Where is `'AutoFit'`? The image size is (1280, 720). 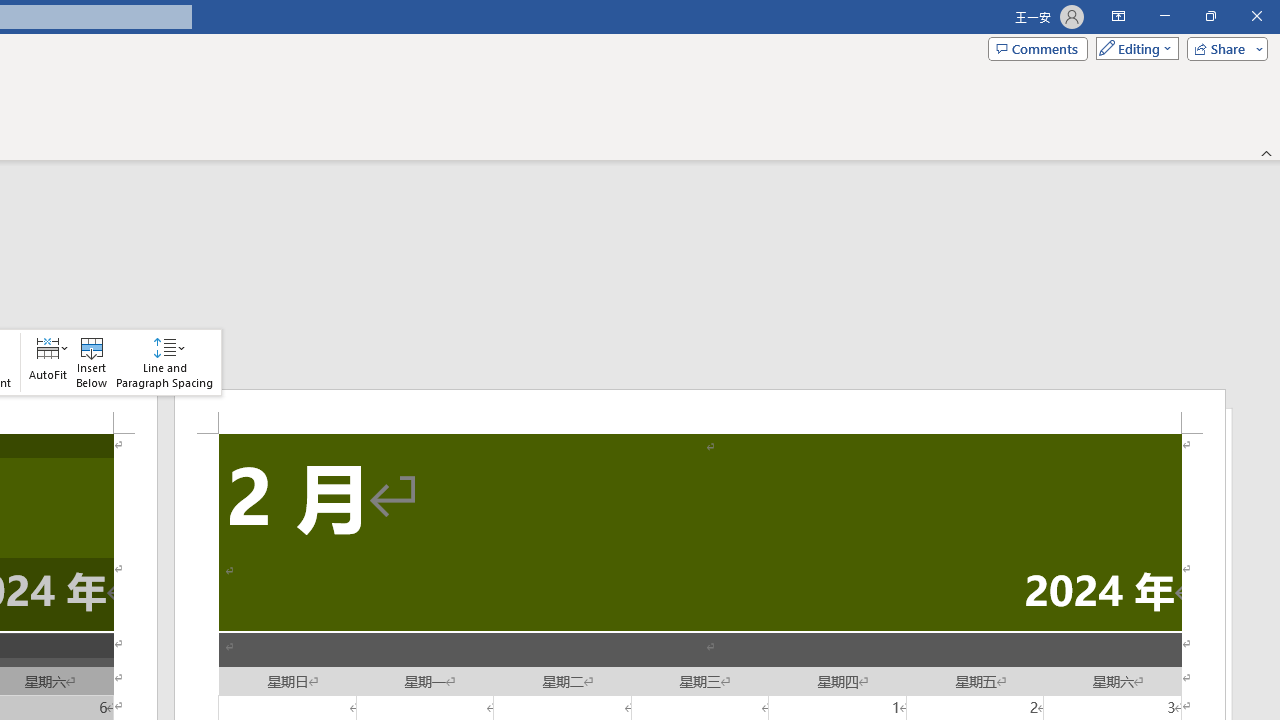 'AutoFit' is located at coordinates (48, 362).